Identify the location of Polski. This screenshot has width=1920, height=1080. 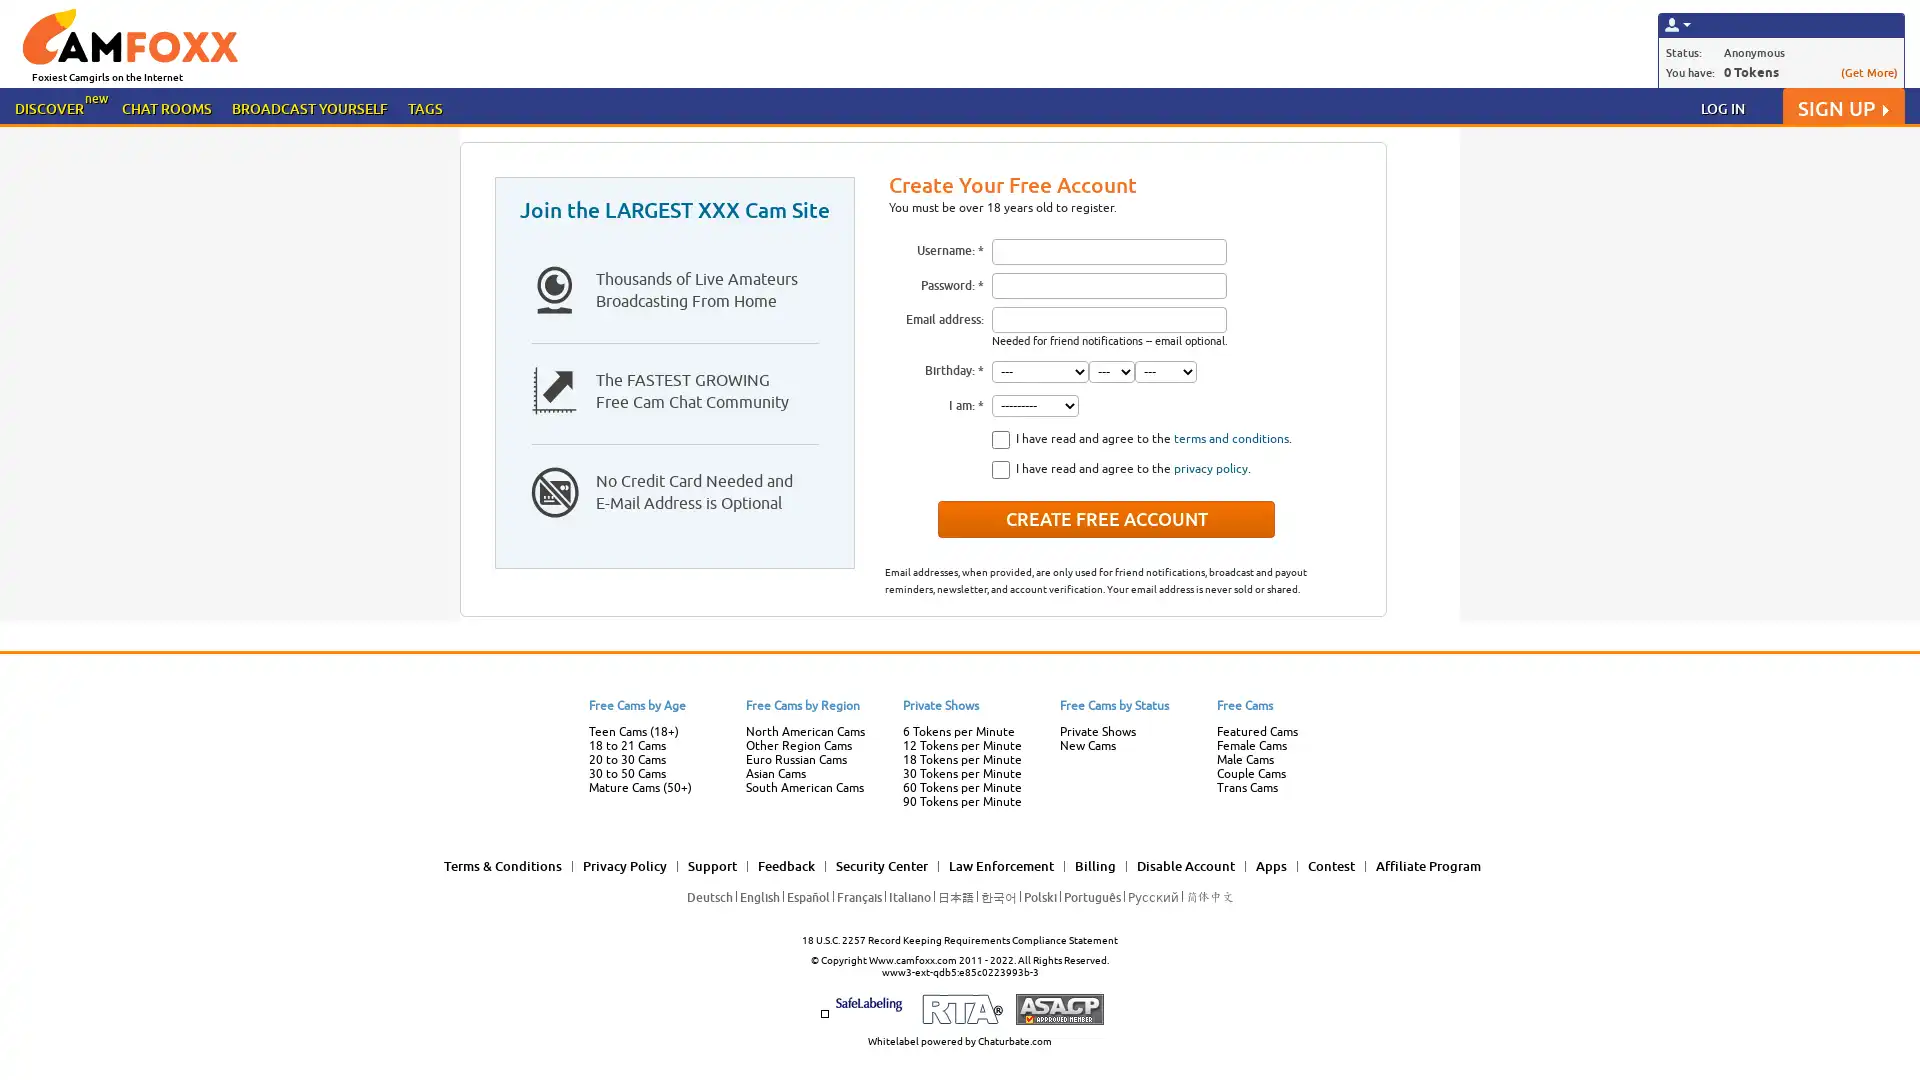
(1040, 897).